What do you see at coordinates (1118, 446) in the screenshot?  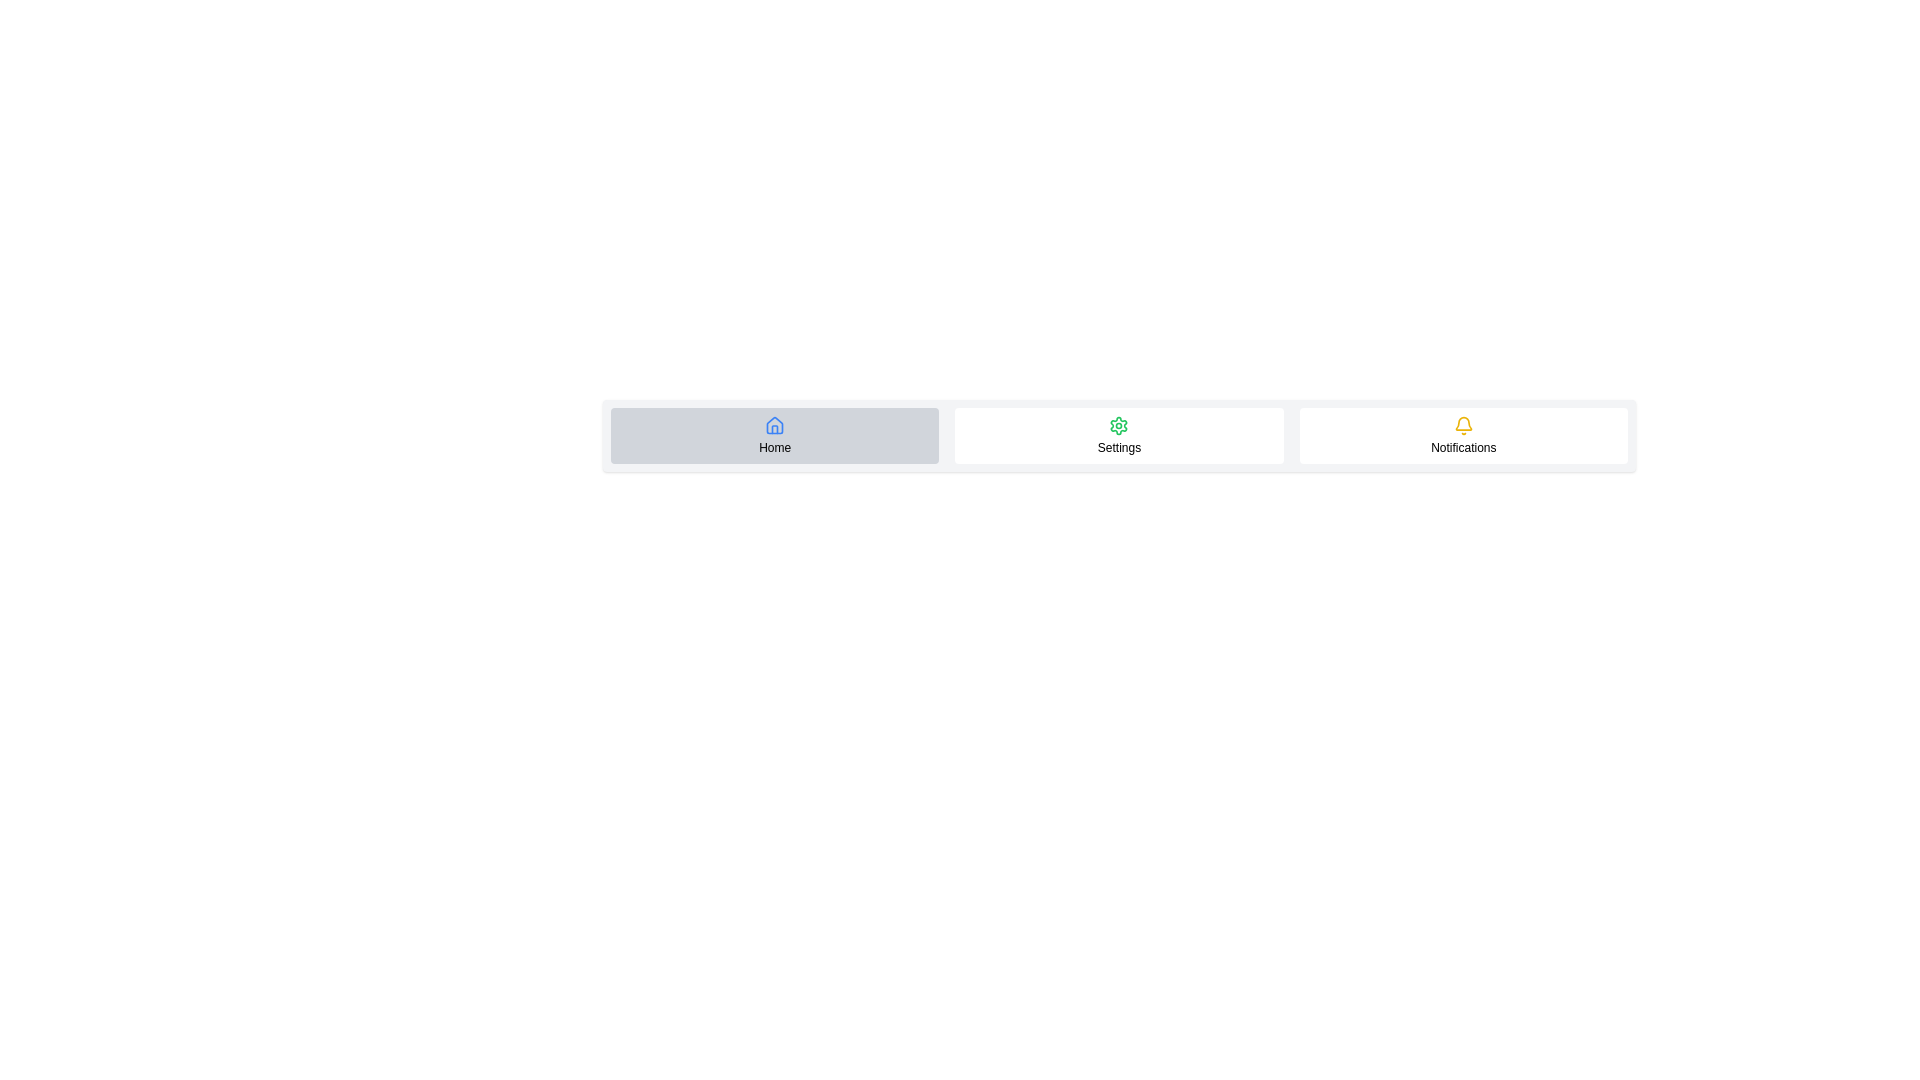 I see `the 'Settings' text label, which is displayed in a small font size and is centrally located below the settings gear icon` at bounding box center [1118, 446].